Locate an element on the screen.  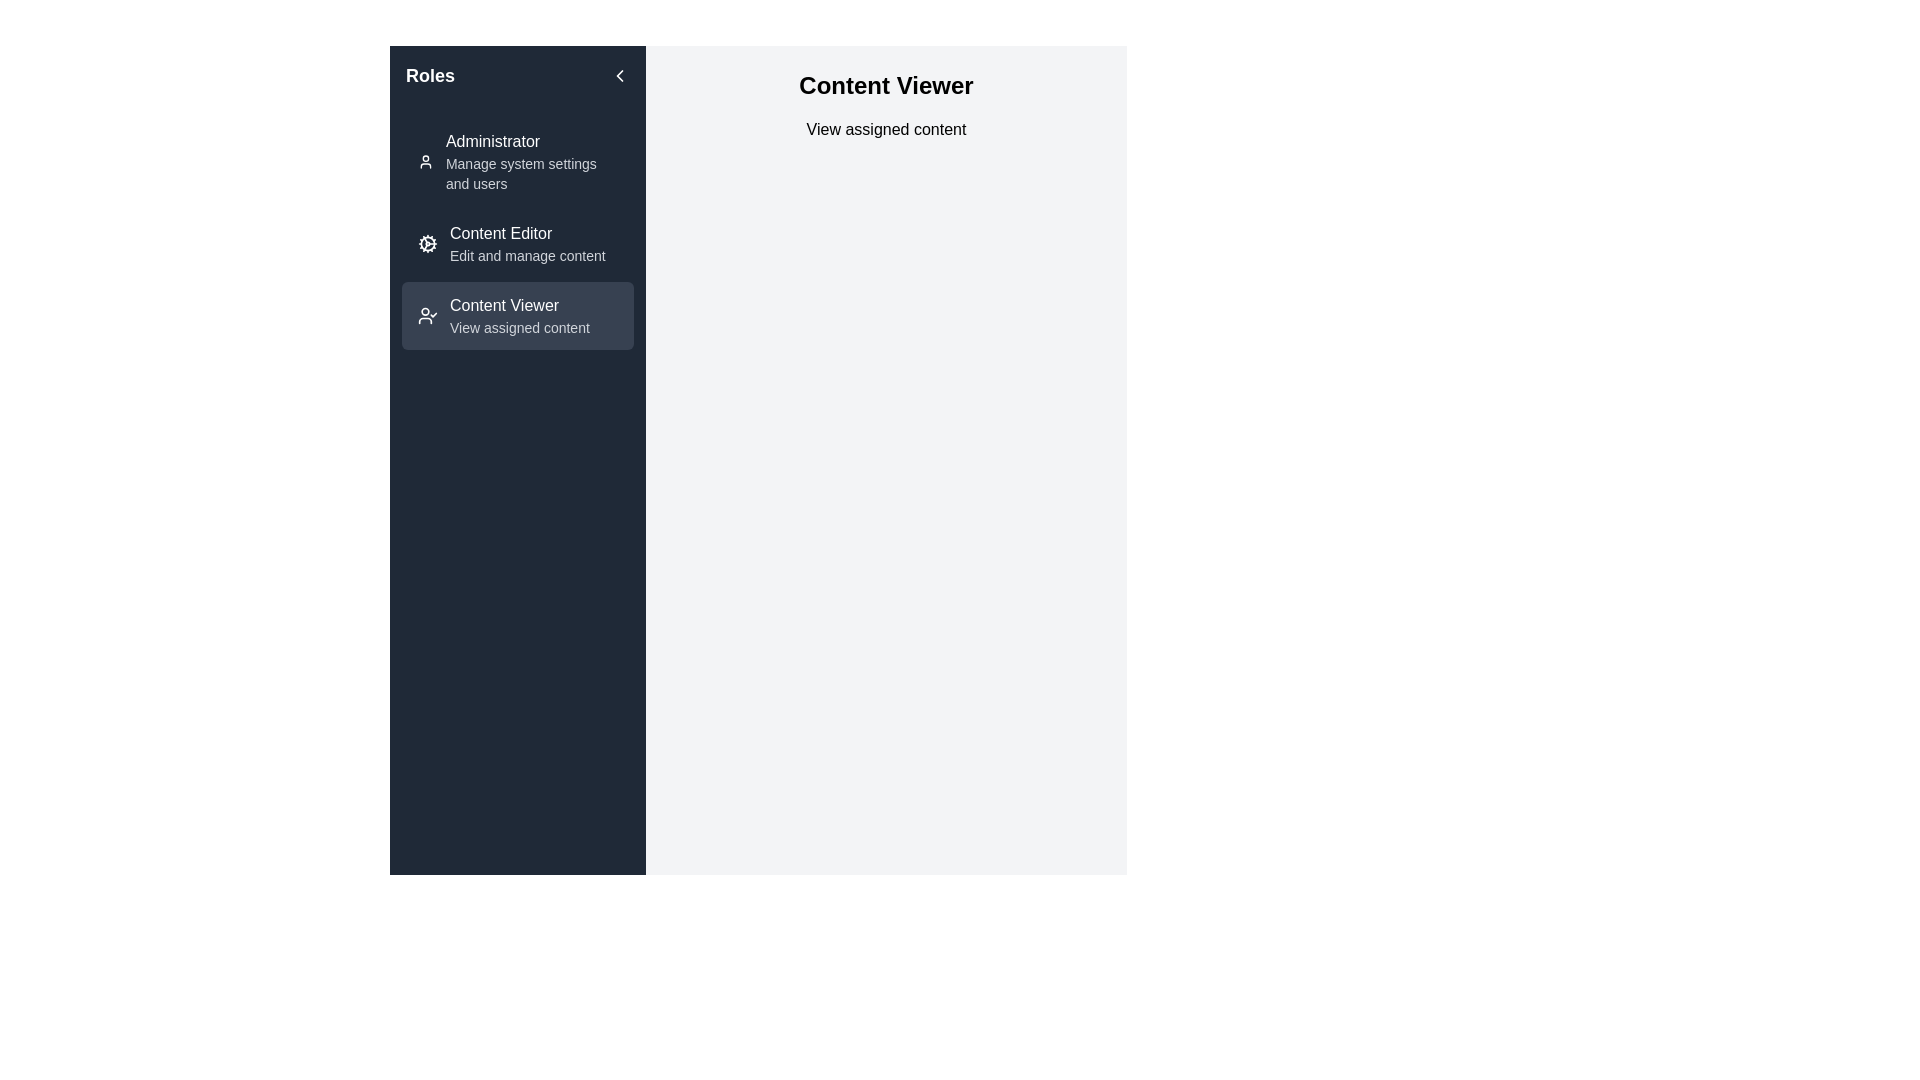
the cogwheel icon located on the left navigation panel within the 'Content Editor' menu is located at coordinates (426, 242).